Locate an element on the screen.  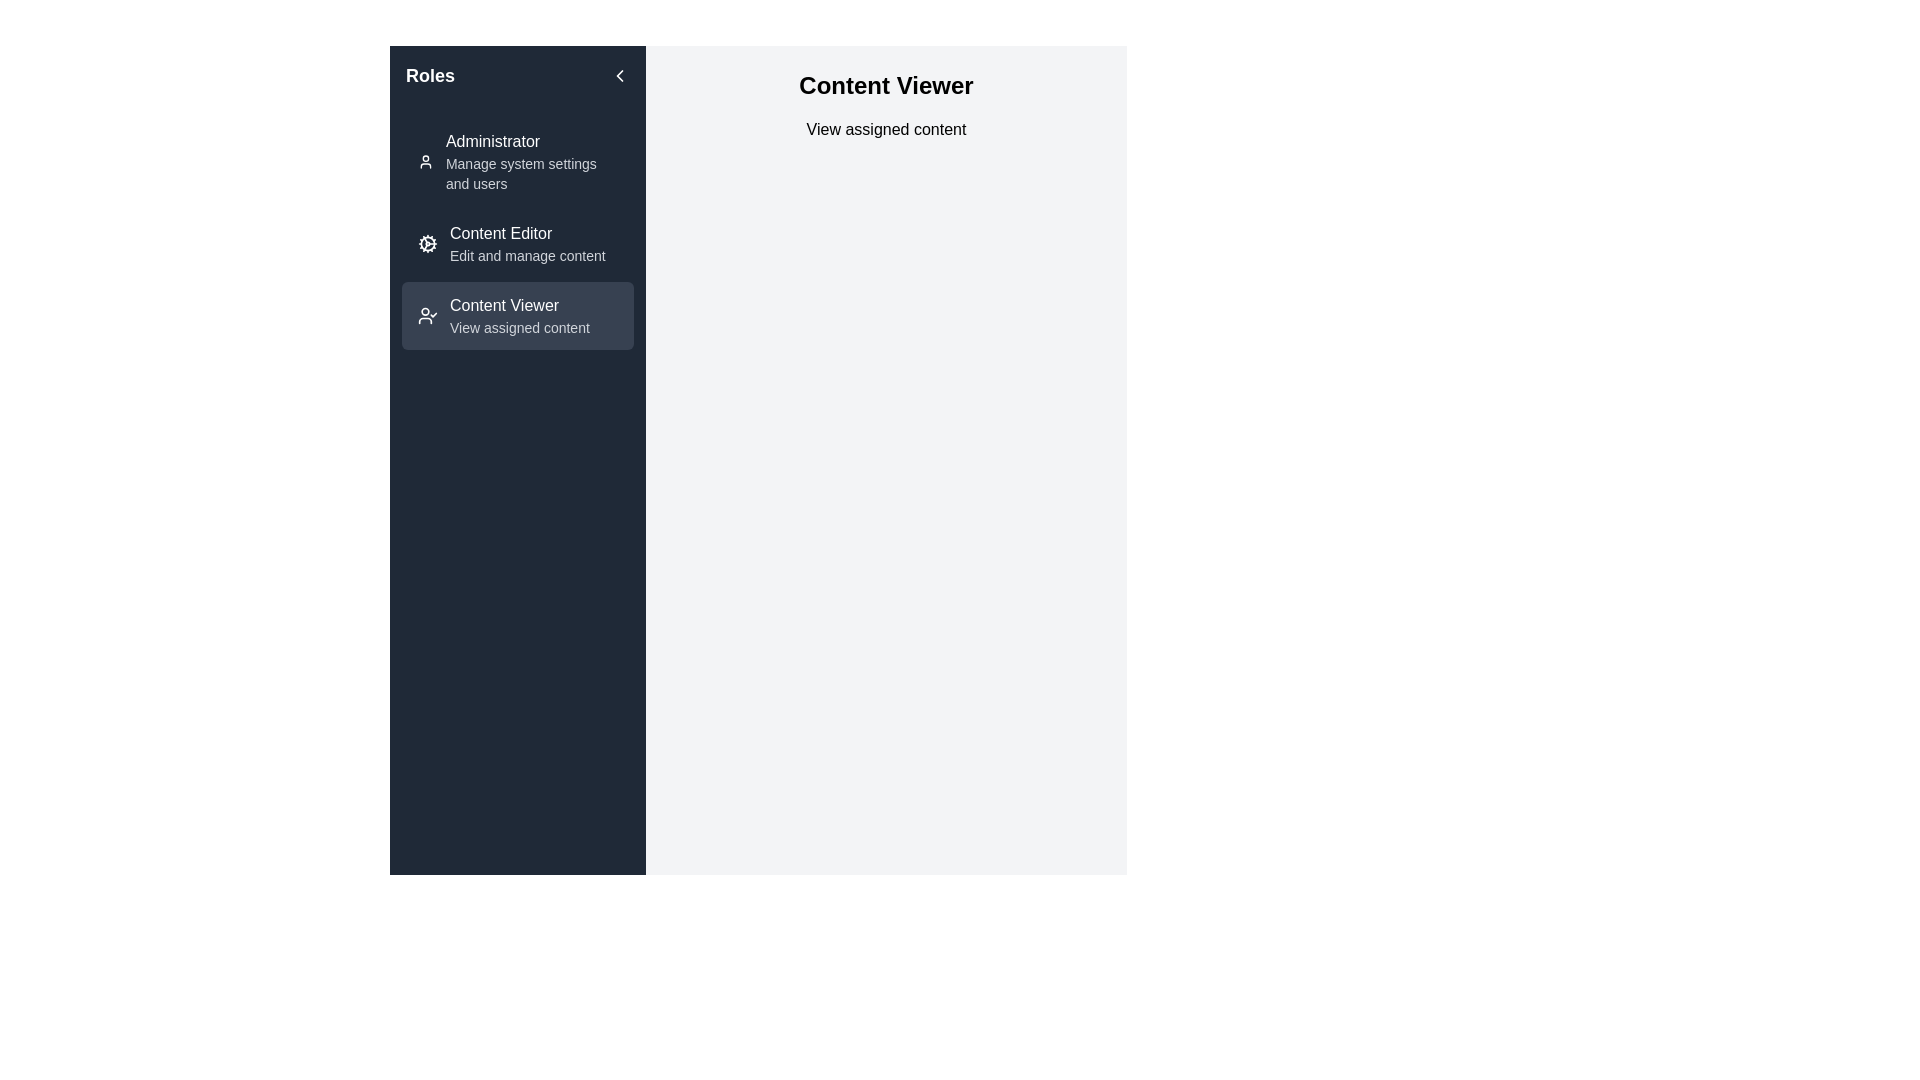
the cogwheel icon located on the left navigation panel within the 'Content Editor' menu is located at coordinates (426, 242).